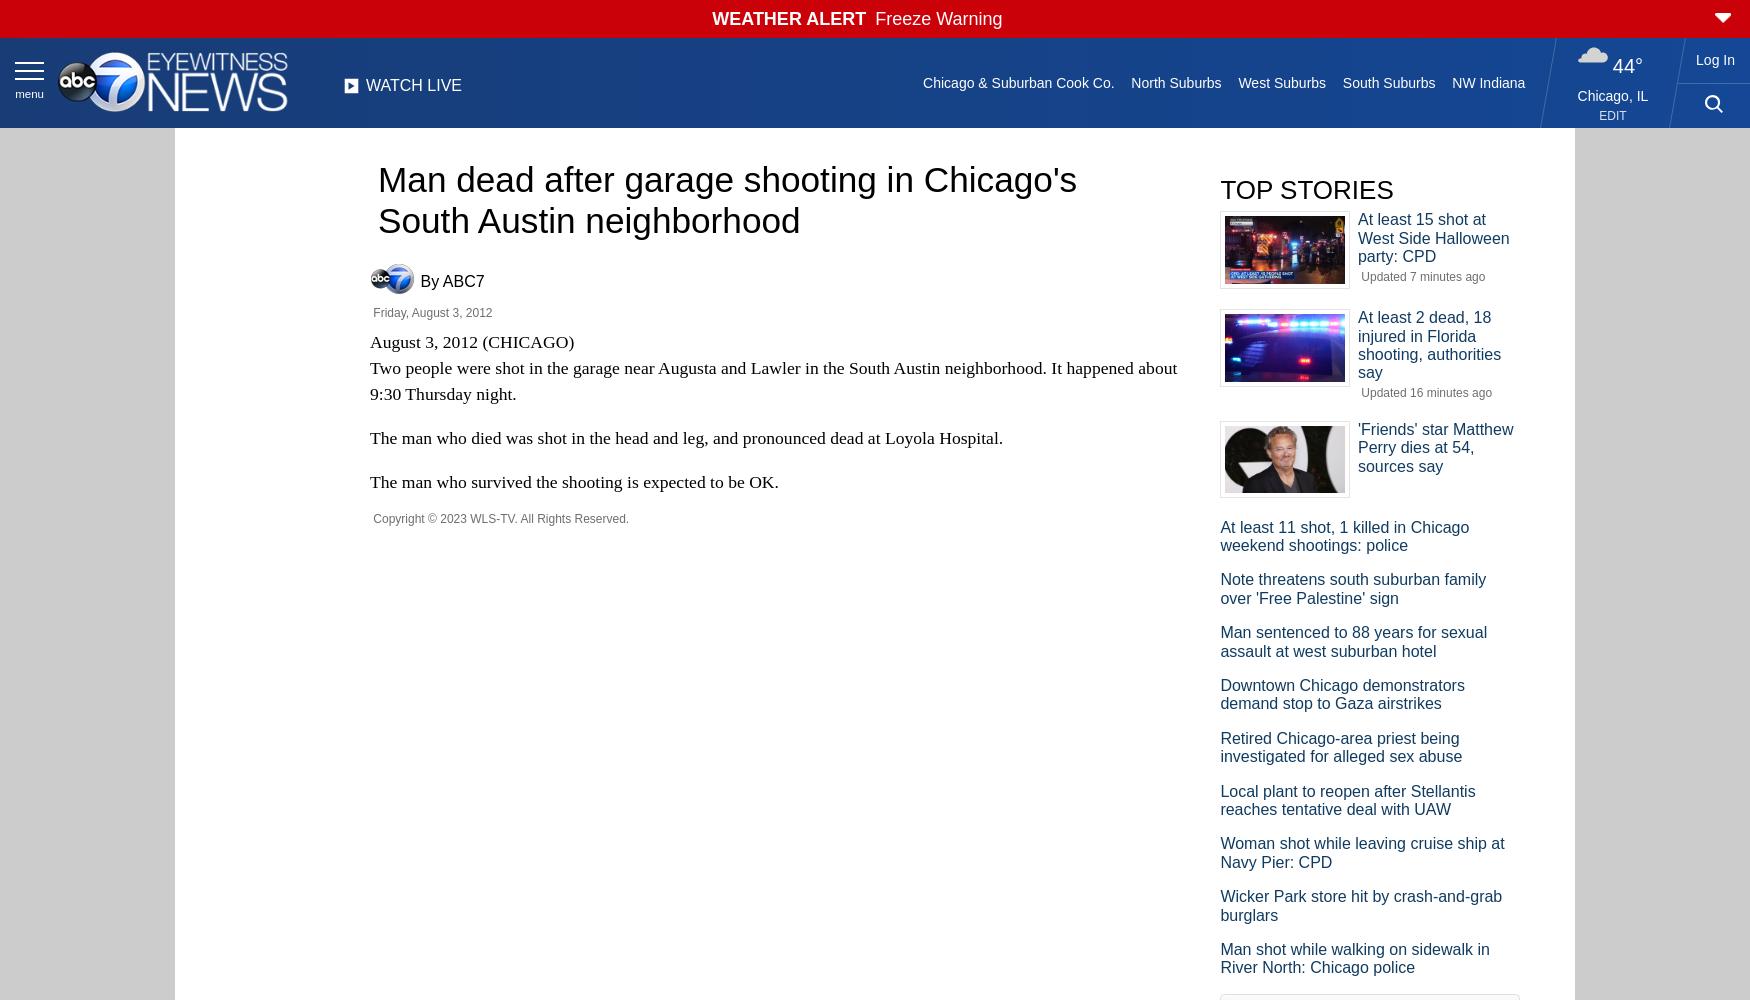 Image resolution: width=1750 pixels, height=1000 pixels. I want to click on 'Log In', so click(1715, 60).